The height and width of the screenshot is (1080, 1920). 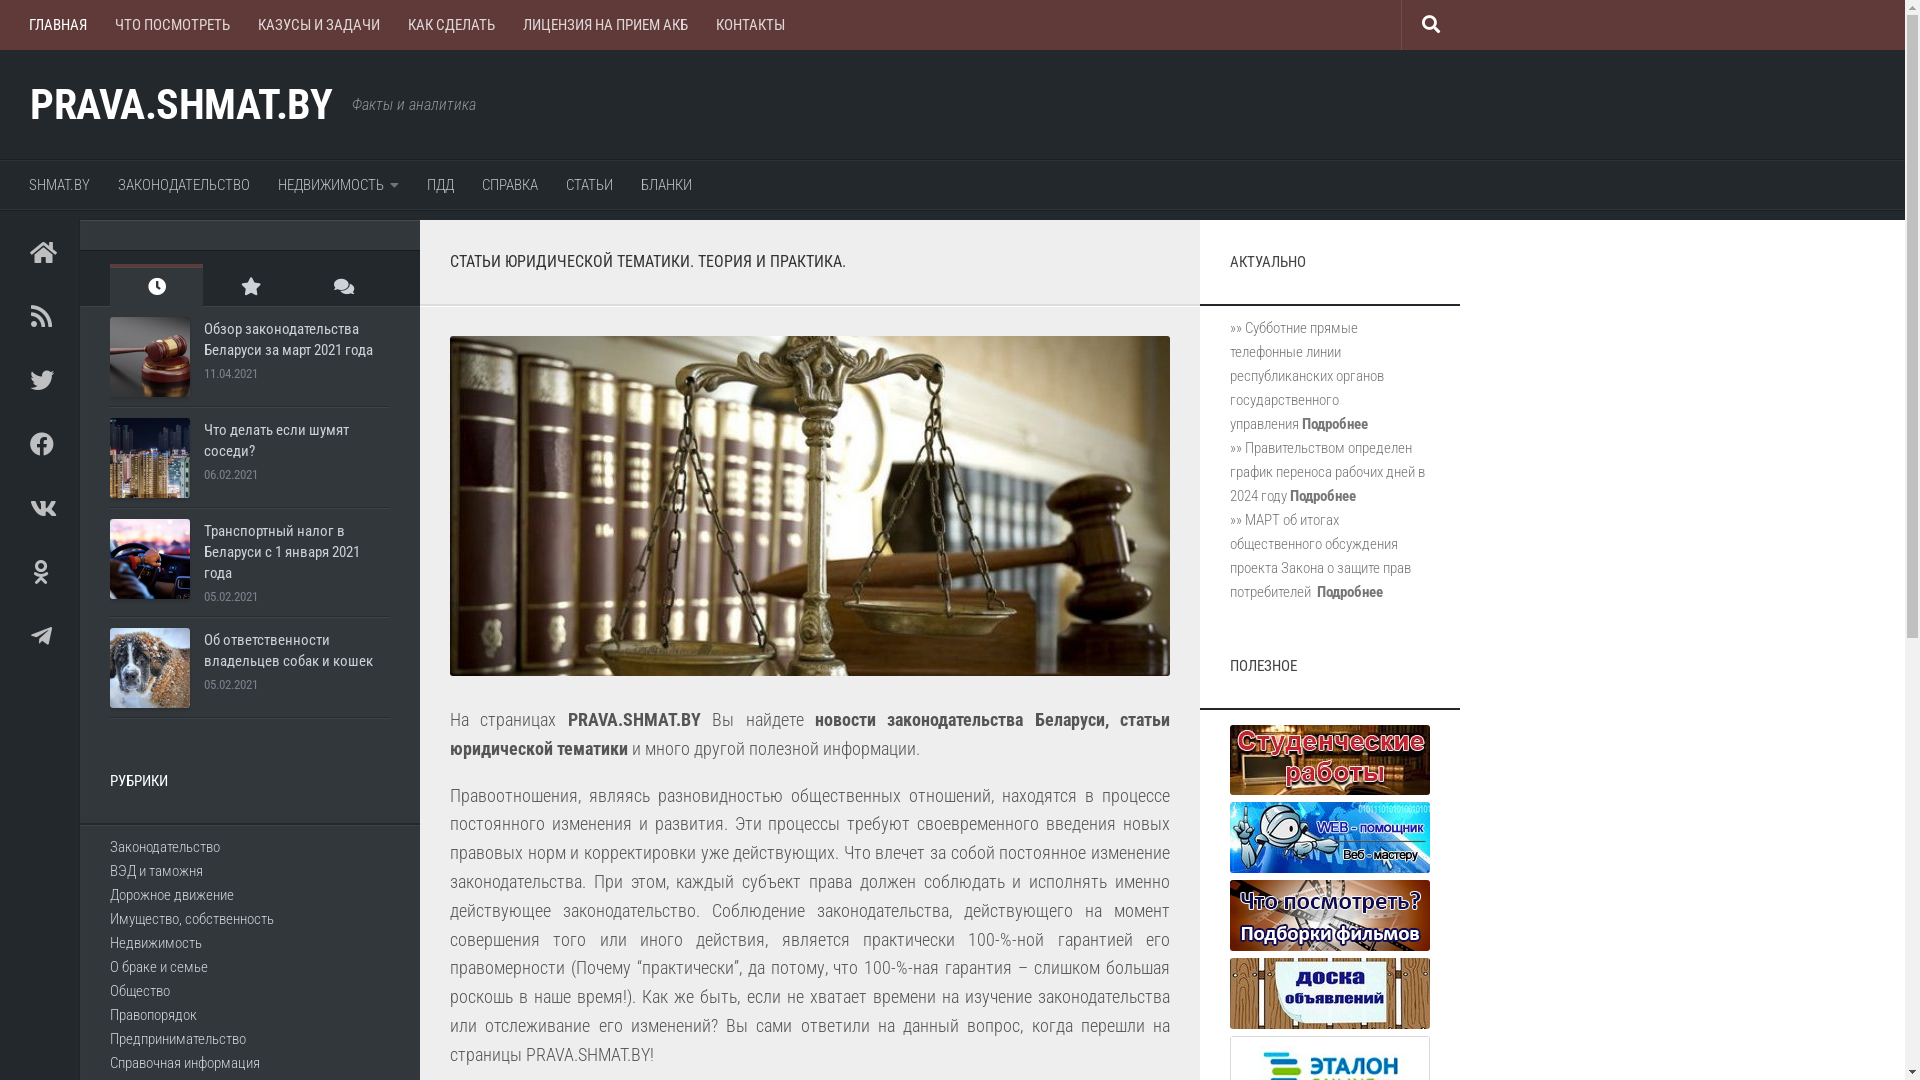 What do you see at coordinates (343, 285) in the screenshot?
I see `'Recent Comments'` at bounding box center [343, 285].